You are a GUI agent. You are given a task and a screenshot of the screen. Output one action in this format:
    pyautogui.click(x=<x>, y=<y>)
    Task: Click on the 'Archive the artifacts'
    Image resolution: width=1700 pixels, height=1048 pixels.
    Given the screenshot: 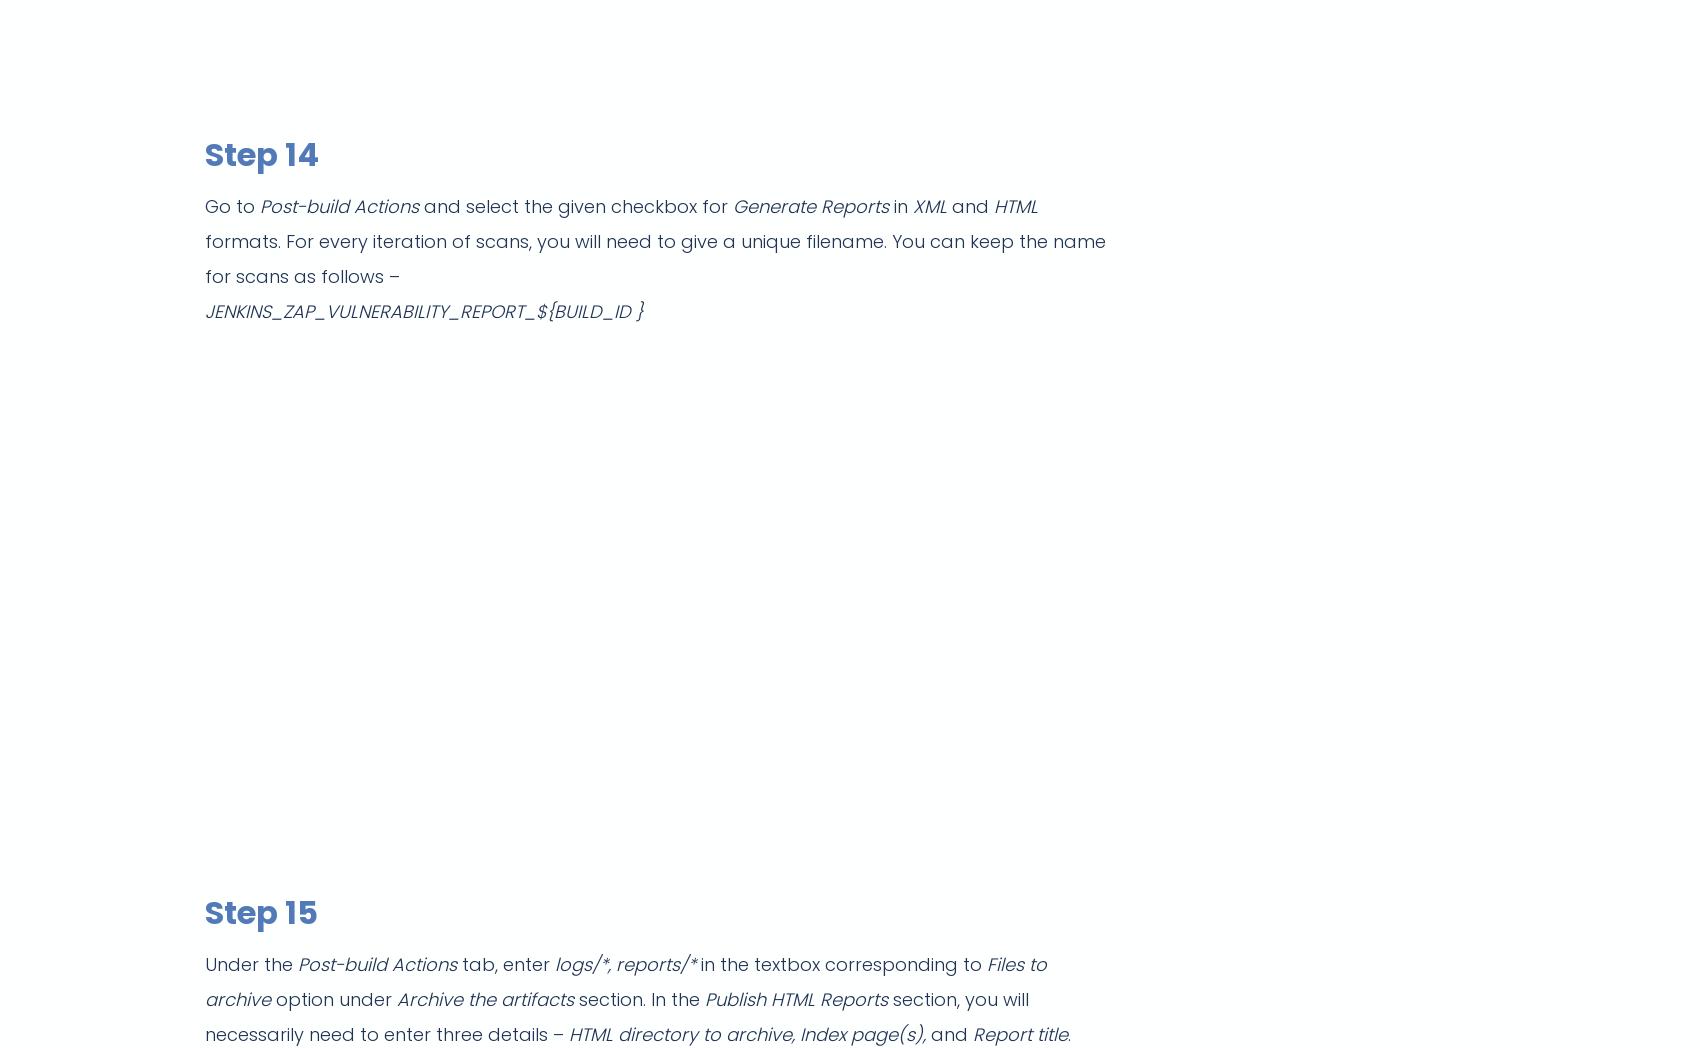 What is the action you would take?
    pyautogui.click(x=395, y=998)
    